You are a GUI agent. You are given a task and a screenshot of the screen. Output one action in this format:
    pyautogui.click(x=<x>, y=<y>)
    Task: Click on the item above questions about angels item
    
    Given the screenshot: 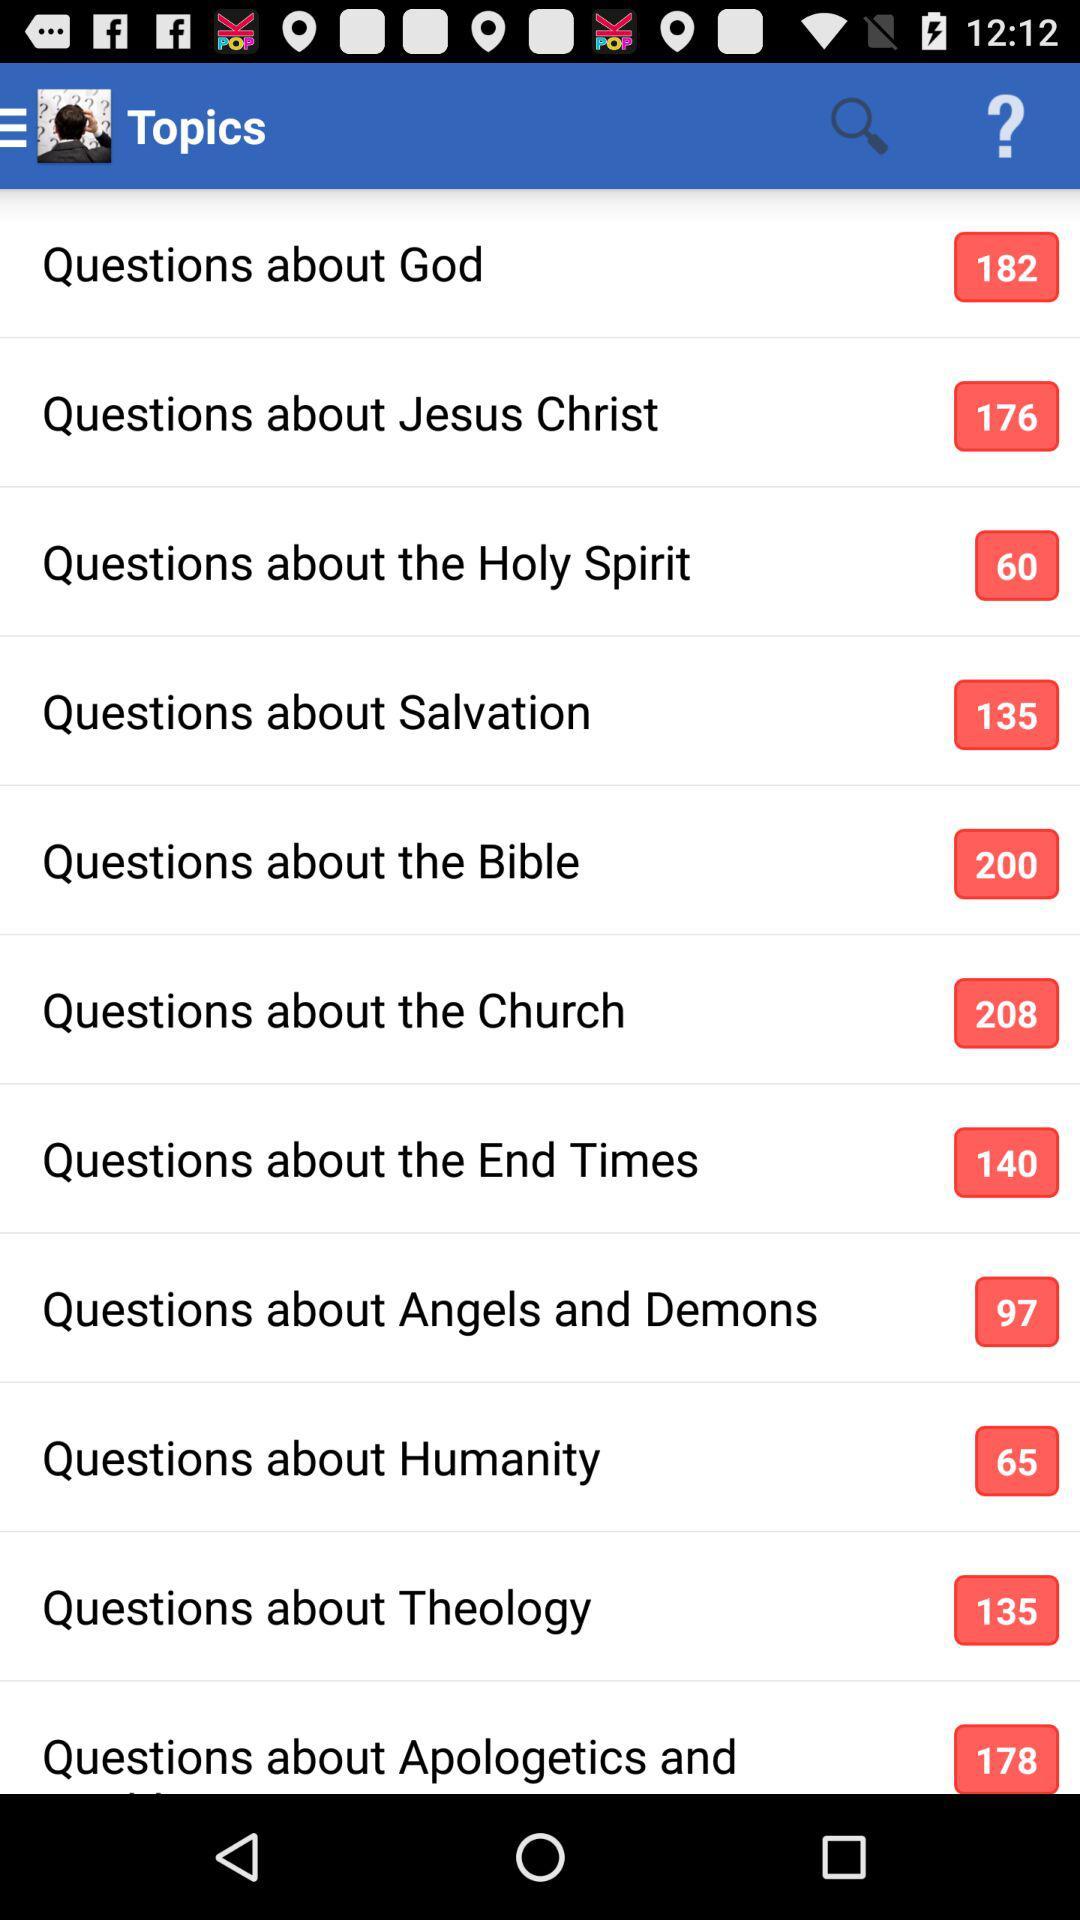 What is the action you would take?
    pyautogui.click(x=1006, y=1162)
    